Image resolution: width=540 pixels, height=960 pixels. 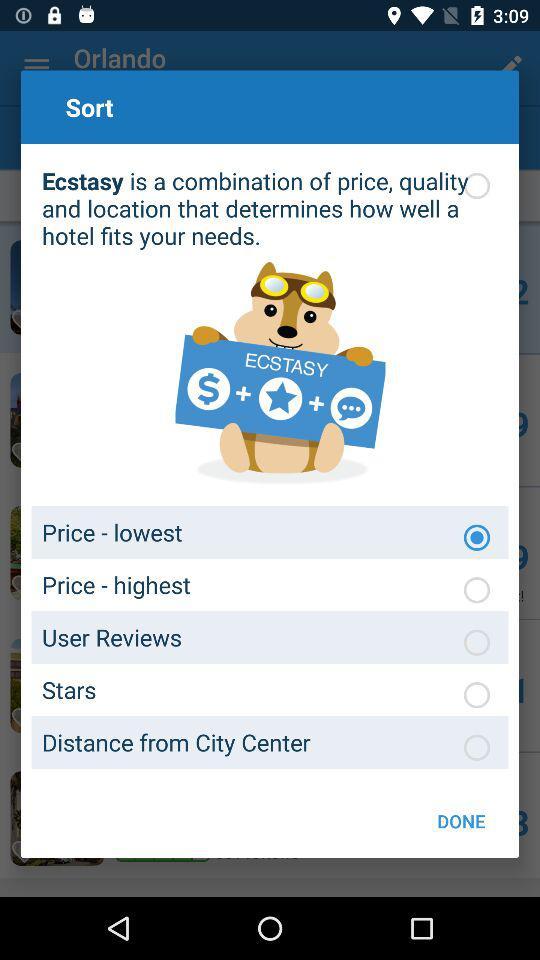 I want to click on option, so click(x=475, y=746).